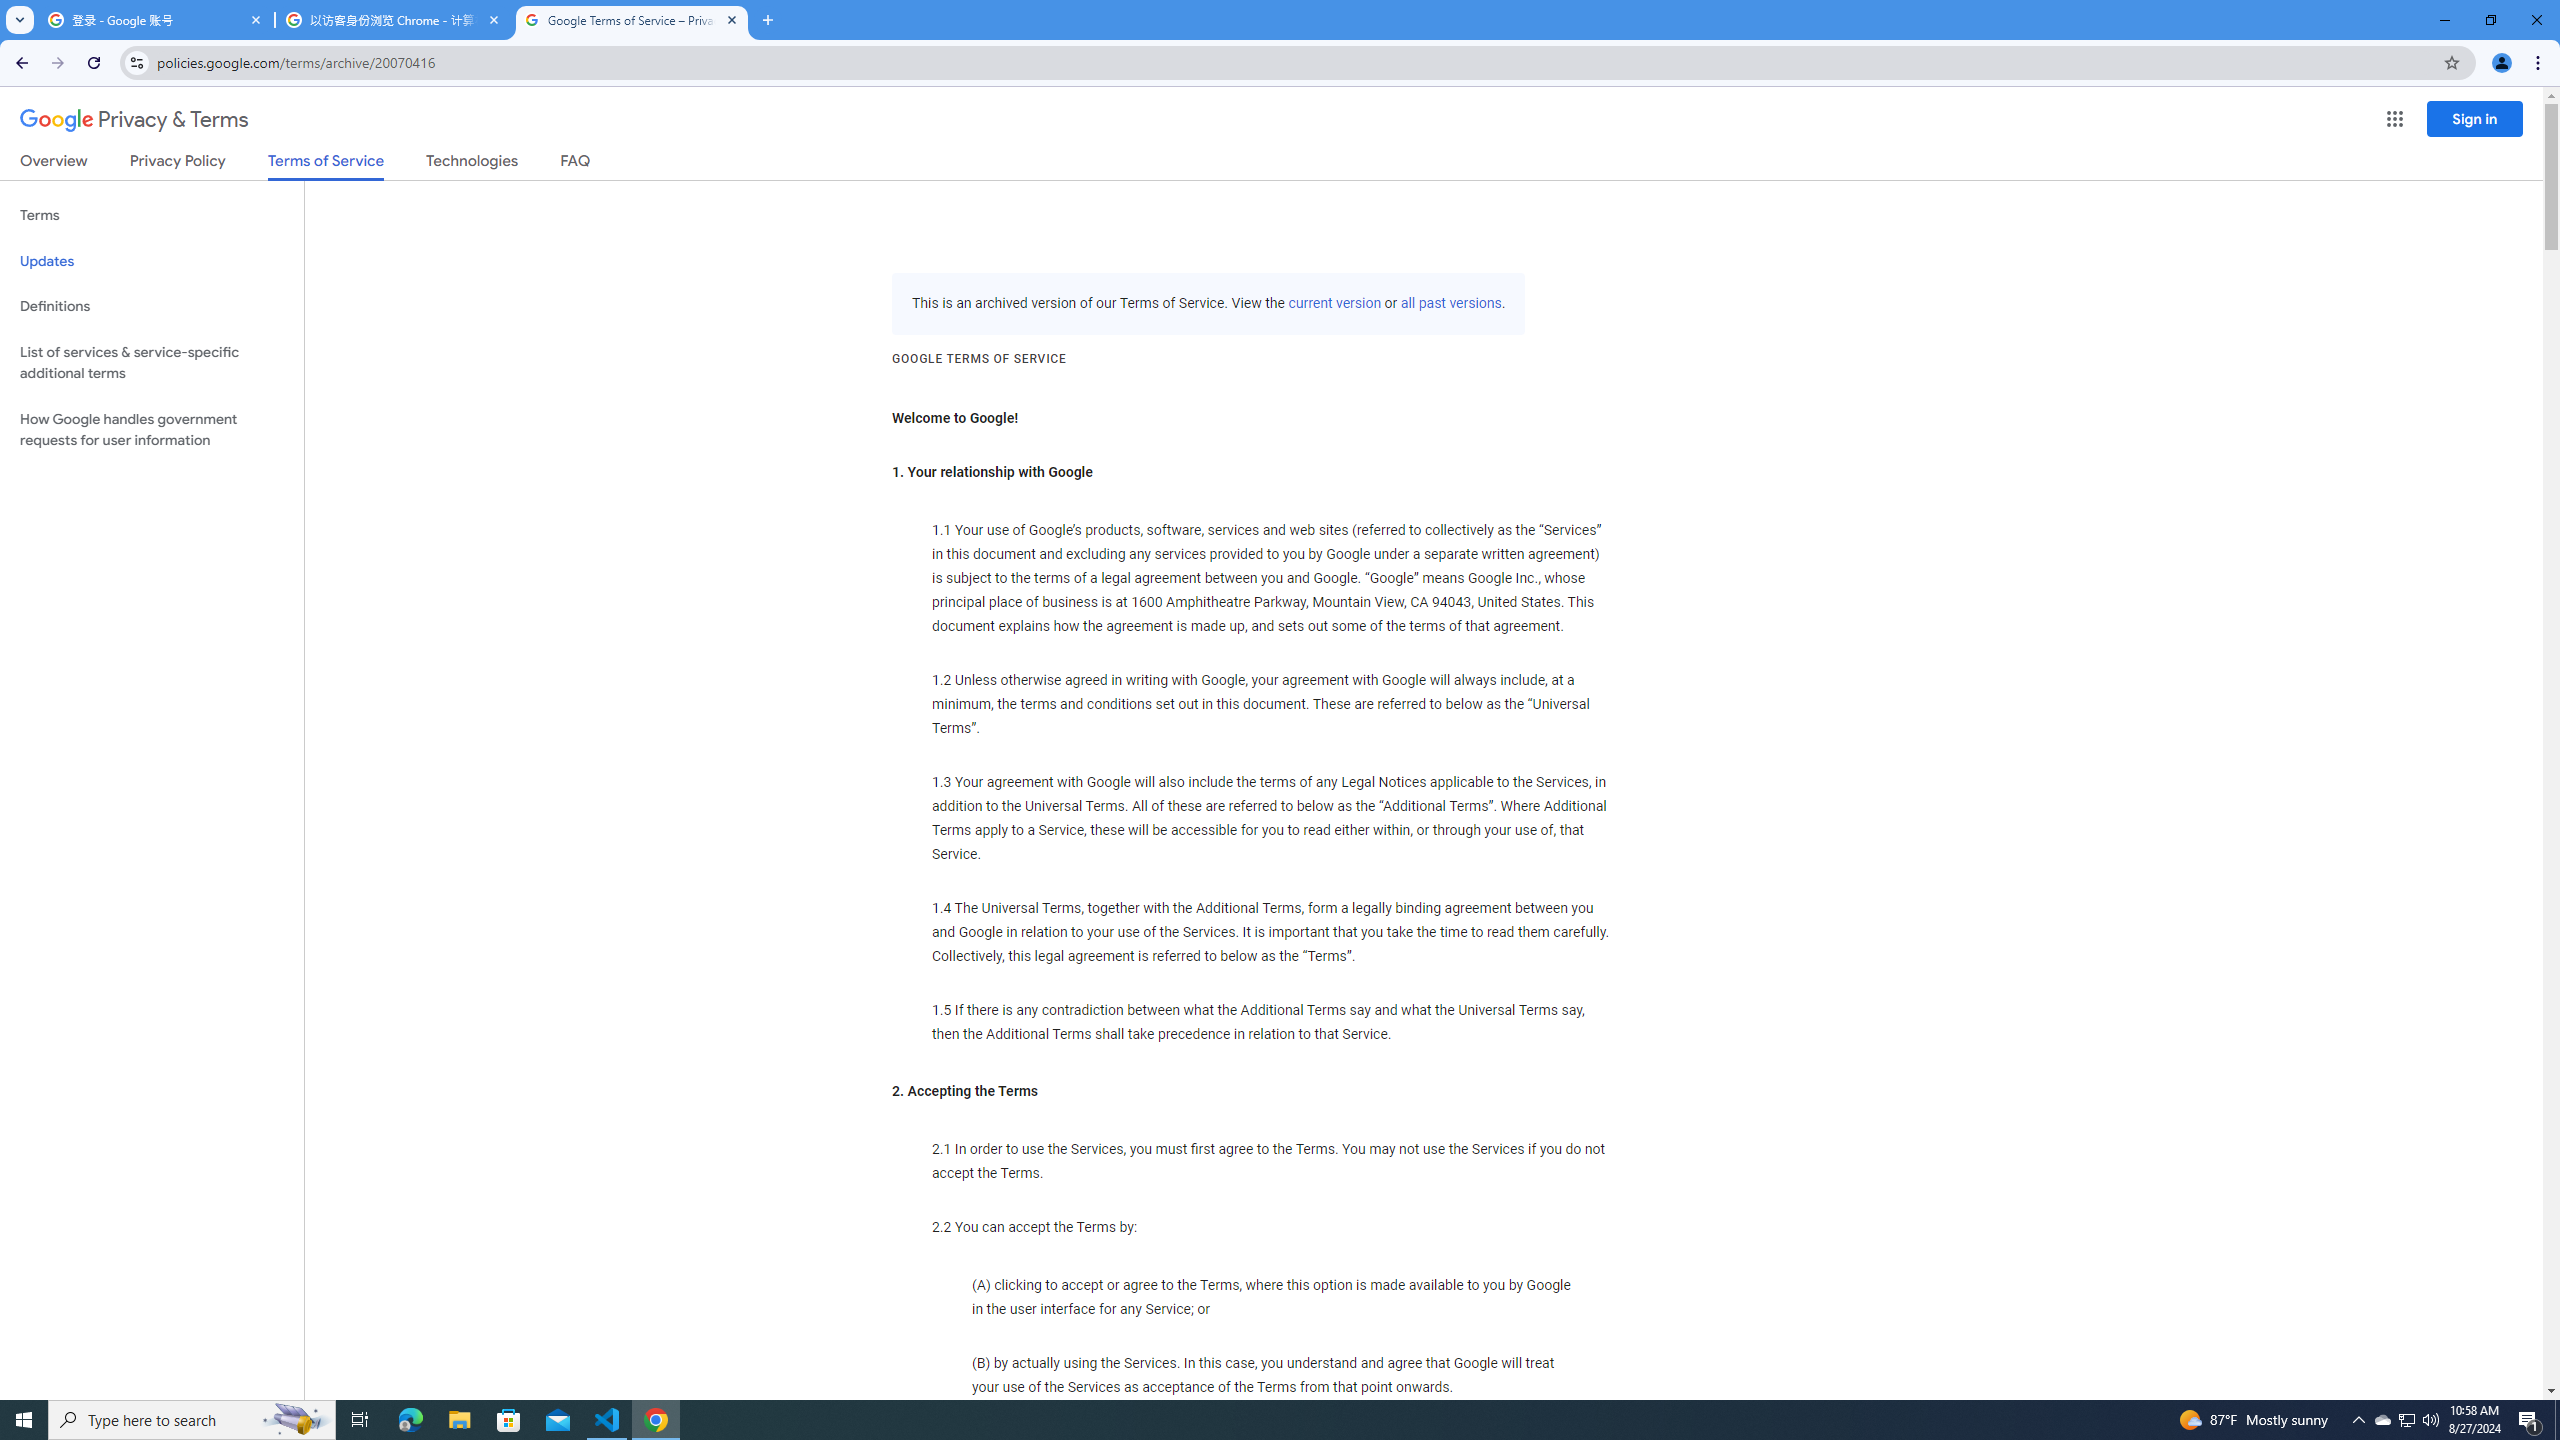  Describe the element at coordinates (151, 361) in the screenshot. I see `'List of services & service-specific additional terms'` at that location.